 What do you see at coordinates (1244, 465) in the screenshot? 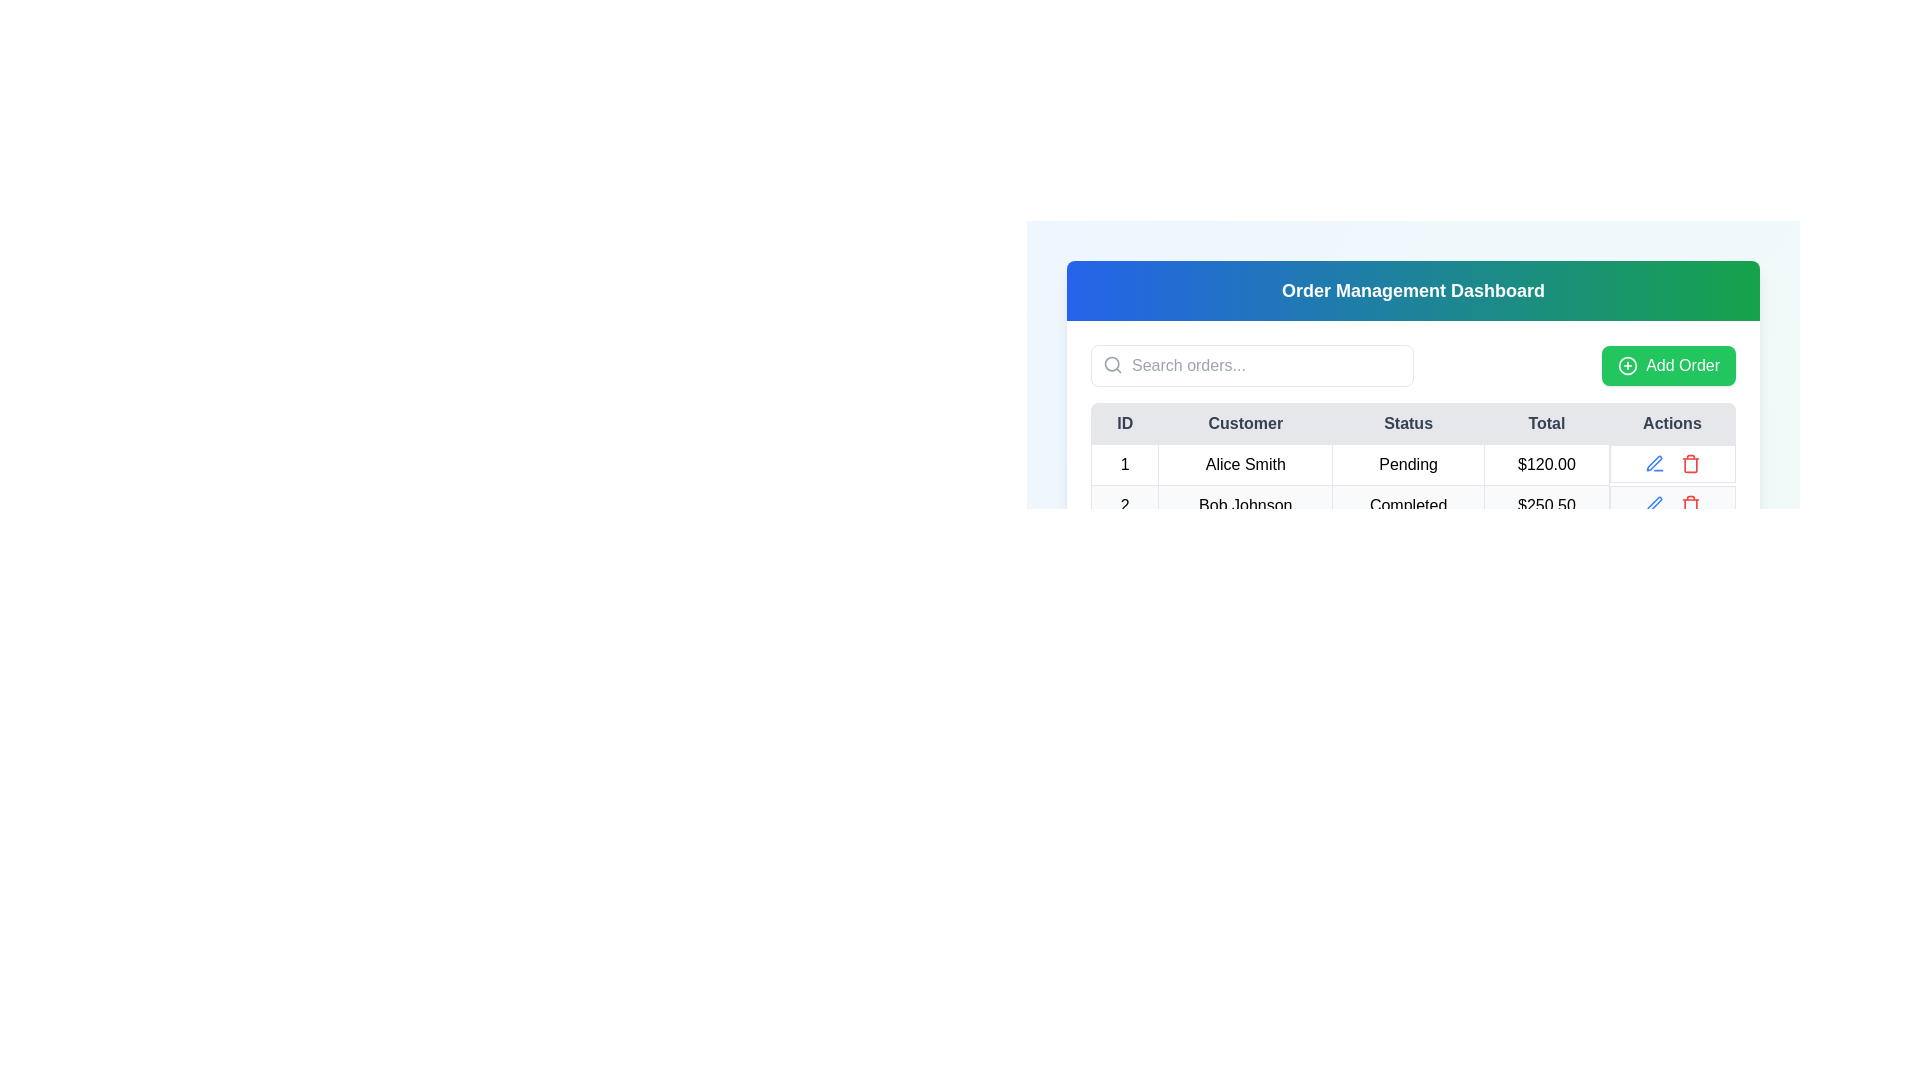
I see `the text label displaying 'Alice Smith' which is centered in a table cell under the 'Customer' column` at bounding box center [1244, 465].